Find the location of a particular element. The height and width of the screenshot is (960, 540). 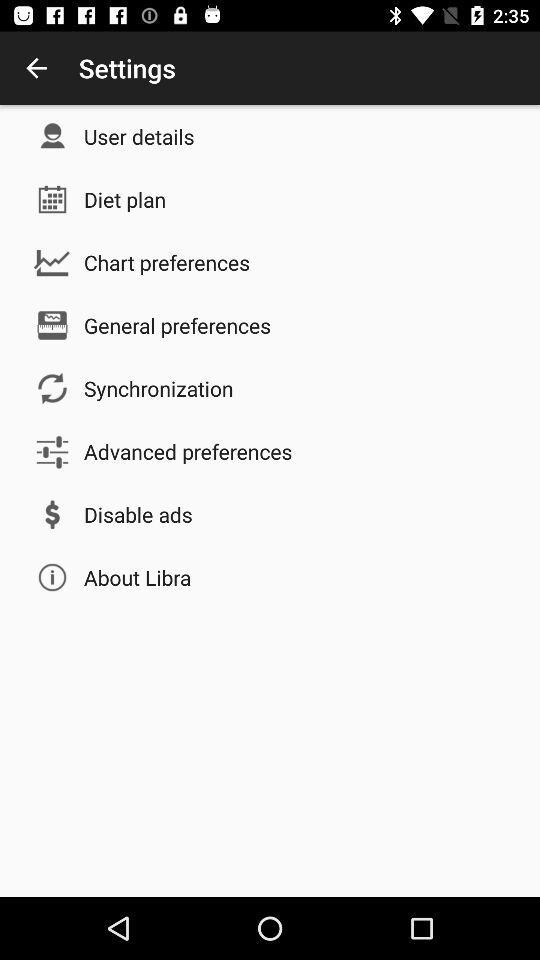

chart preferences icon is located at coordinates (166, 261).